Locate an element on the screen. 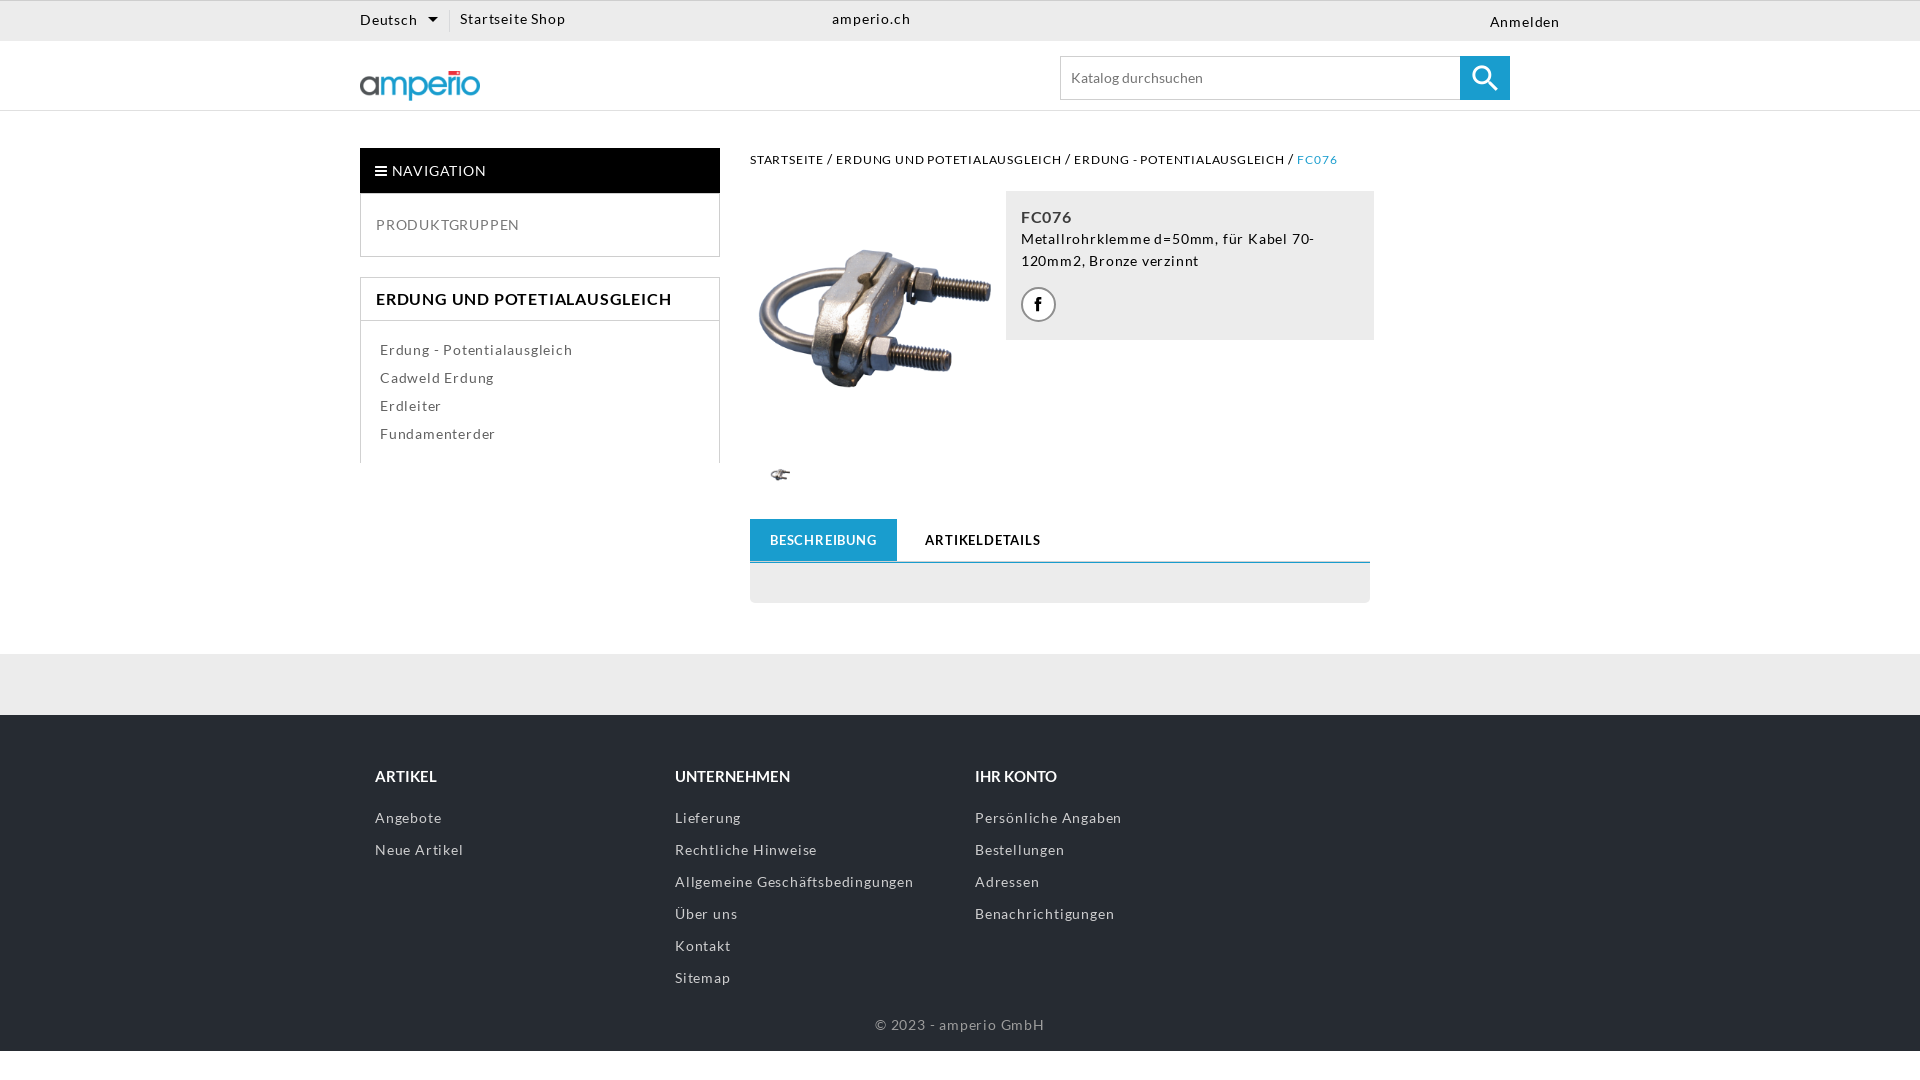  'Erdung - Potentialausgleich' is located at coordinates (475, 349).